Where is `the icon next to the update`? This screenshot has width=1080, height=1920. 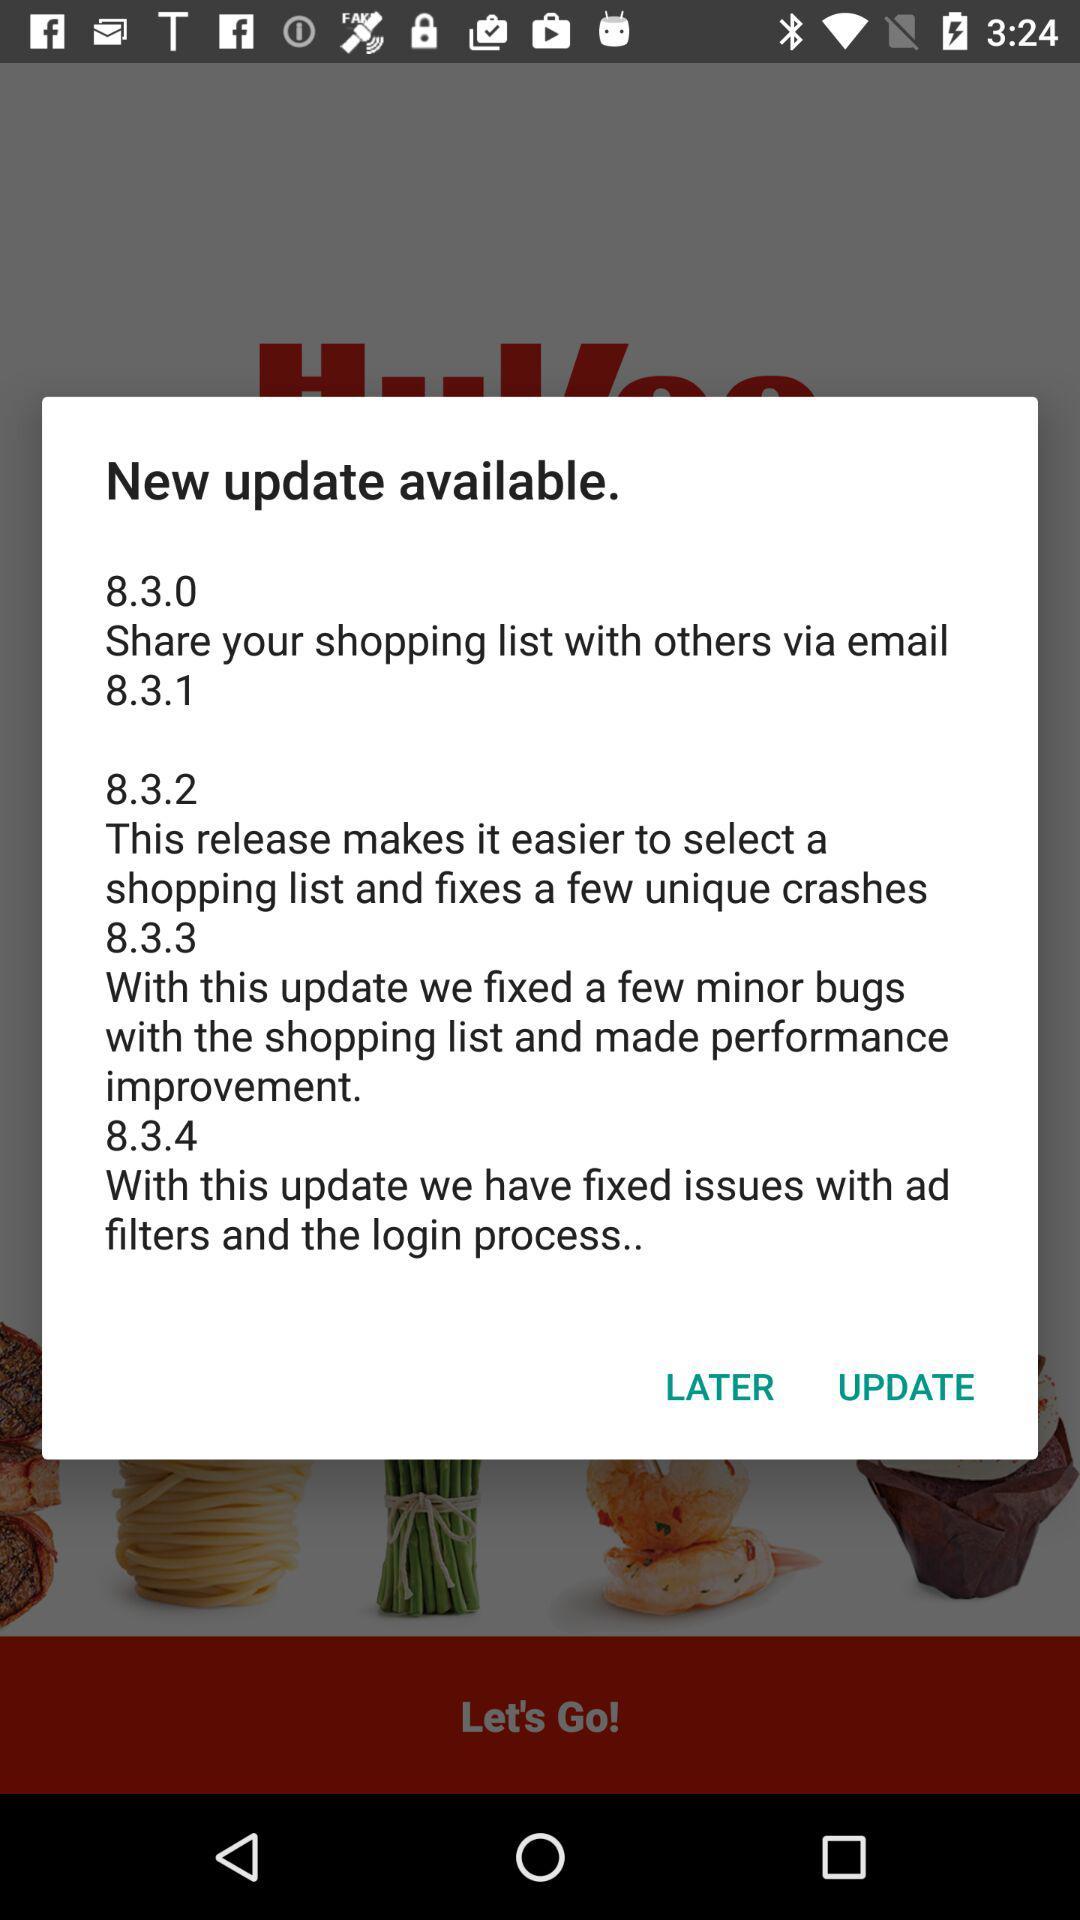
the icon next to the update is located at coordinates (720, 1385).